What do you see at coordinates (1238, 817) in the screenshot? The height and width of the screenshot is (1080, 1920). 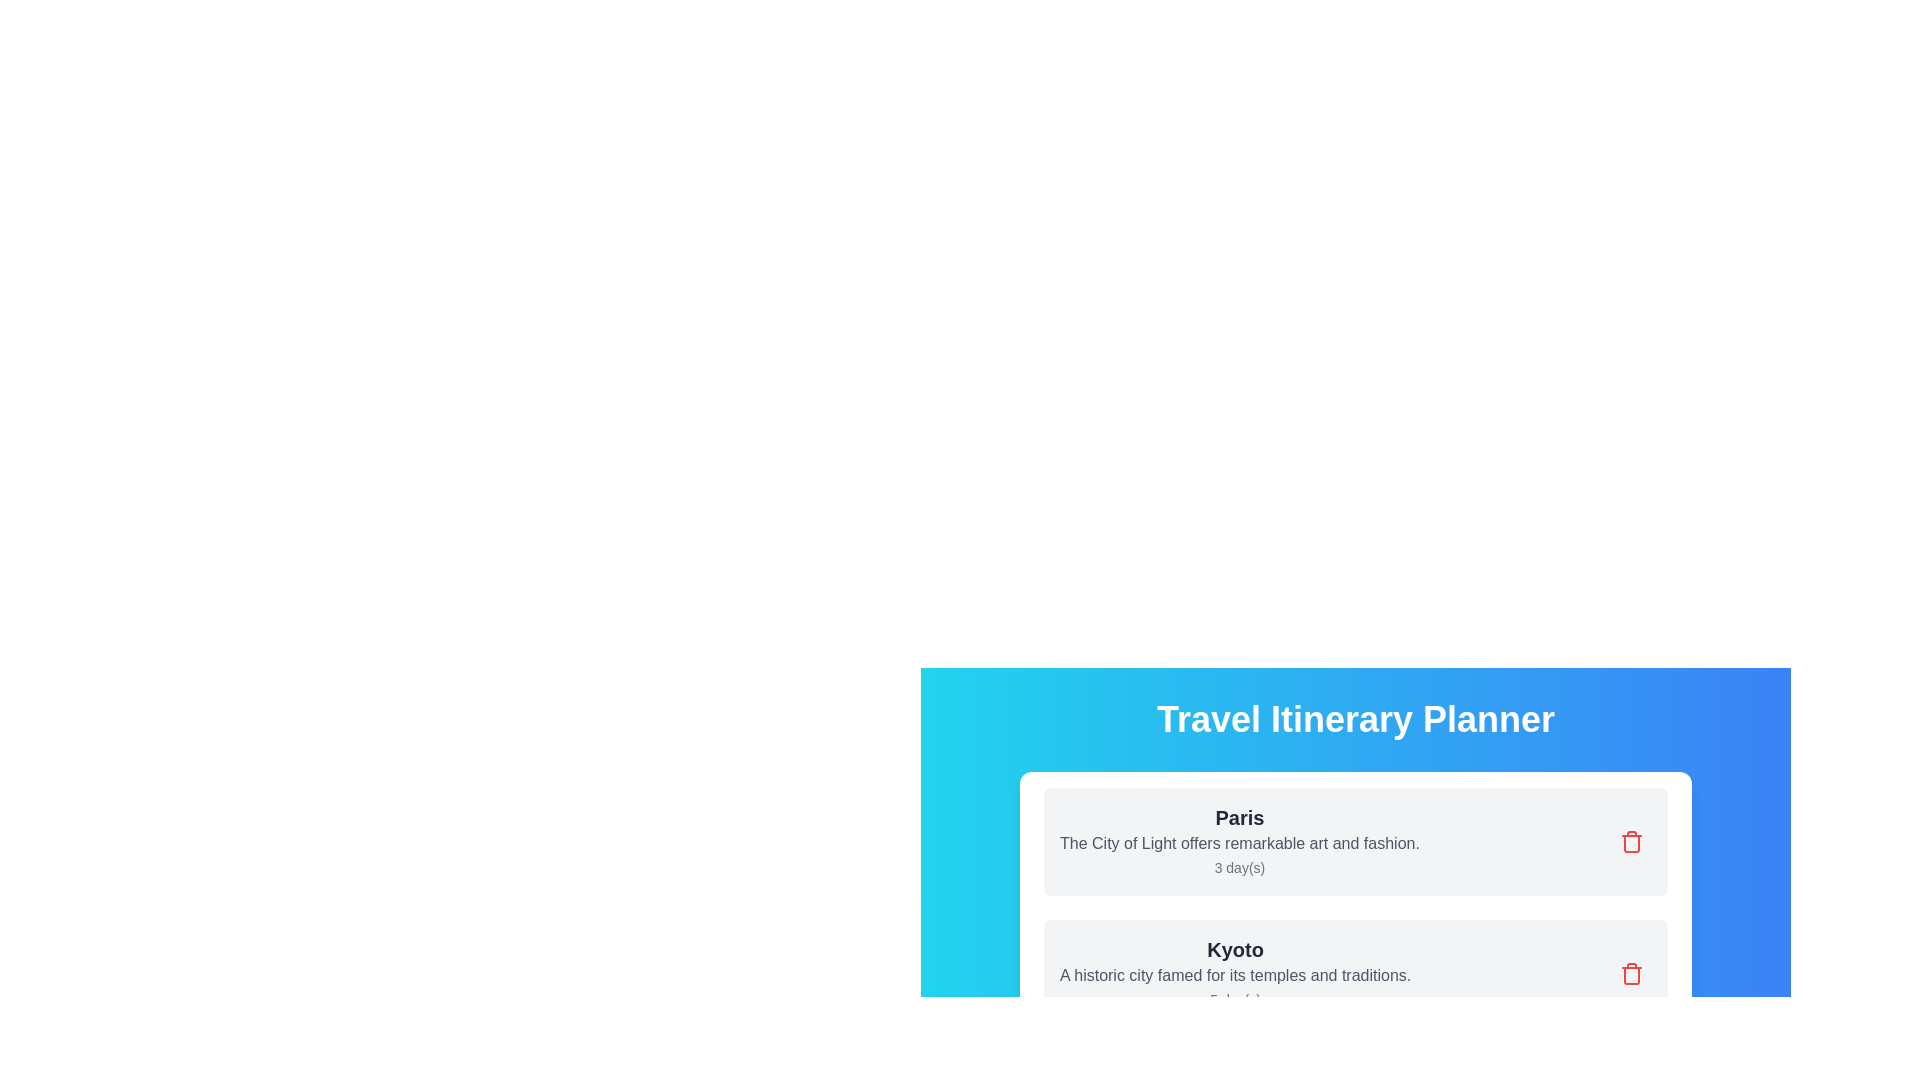 I see `the text label that identifies the destination 'Paris' at the top of the travel-related entry card` at bounding box center [1238, 817].